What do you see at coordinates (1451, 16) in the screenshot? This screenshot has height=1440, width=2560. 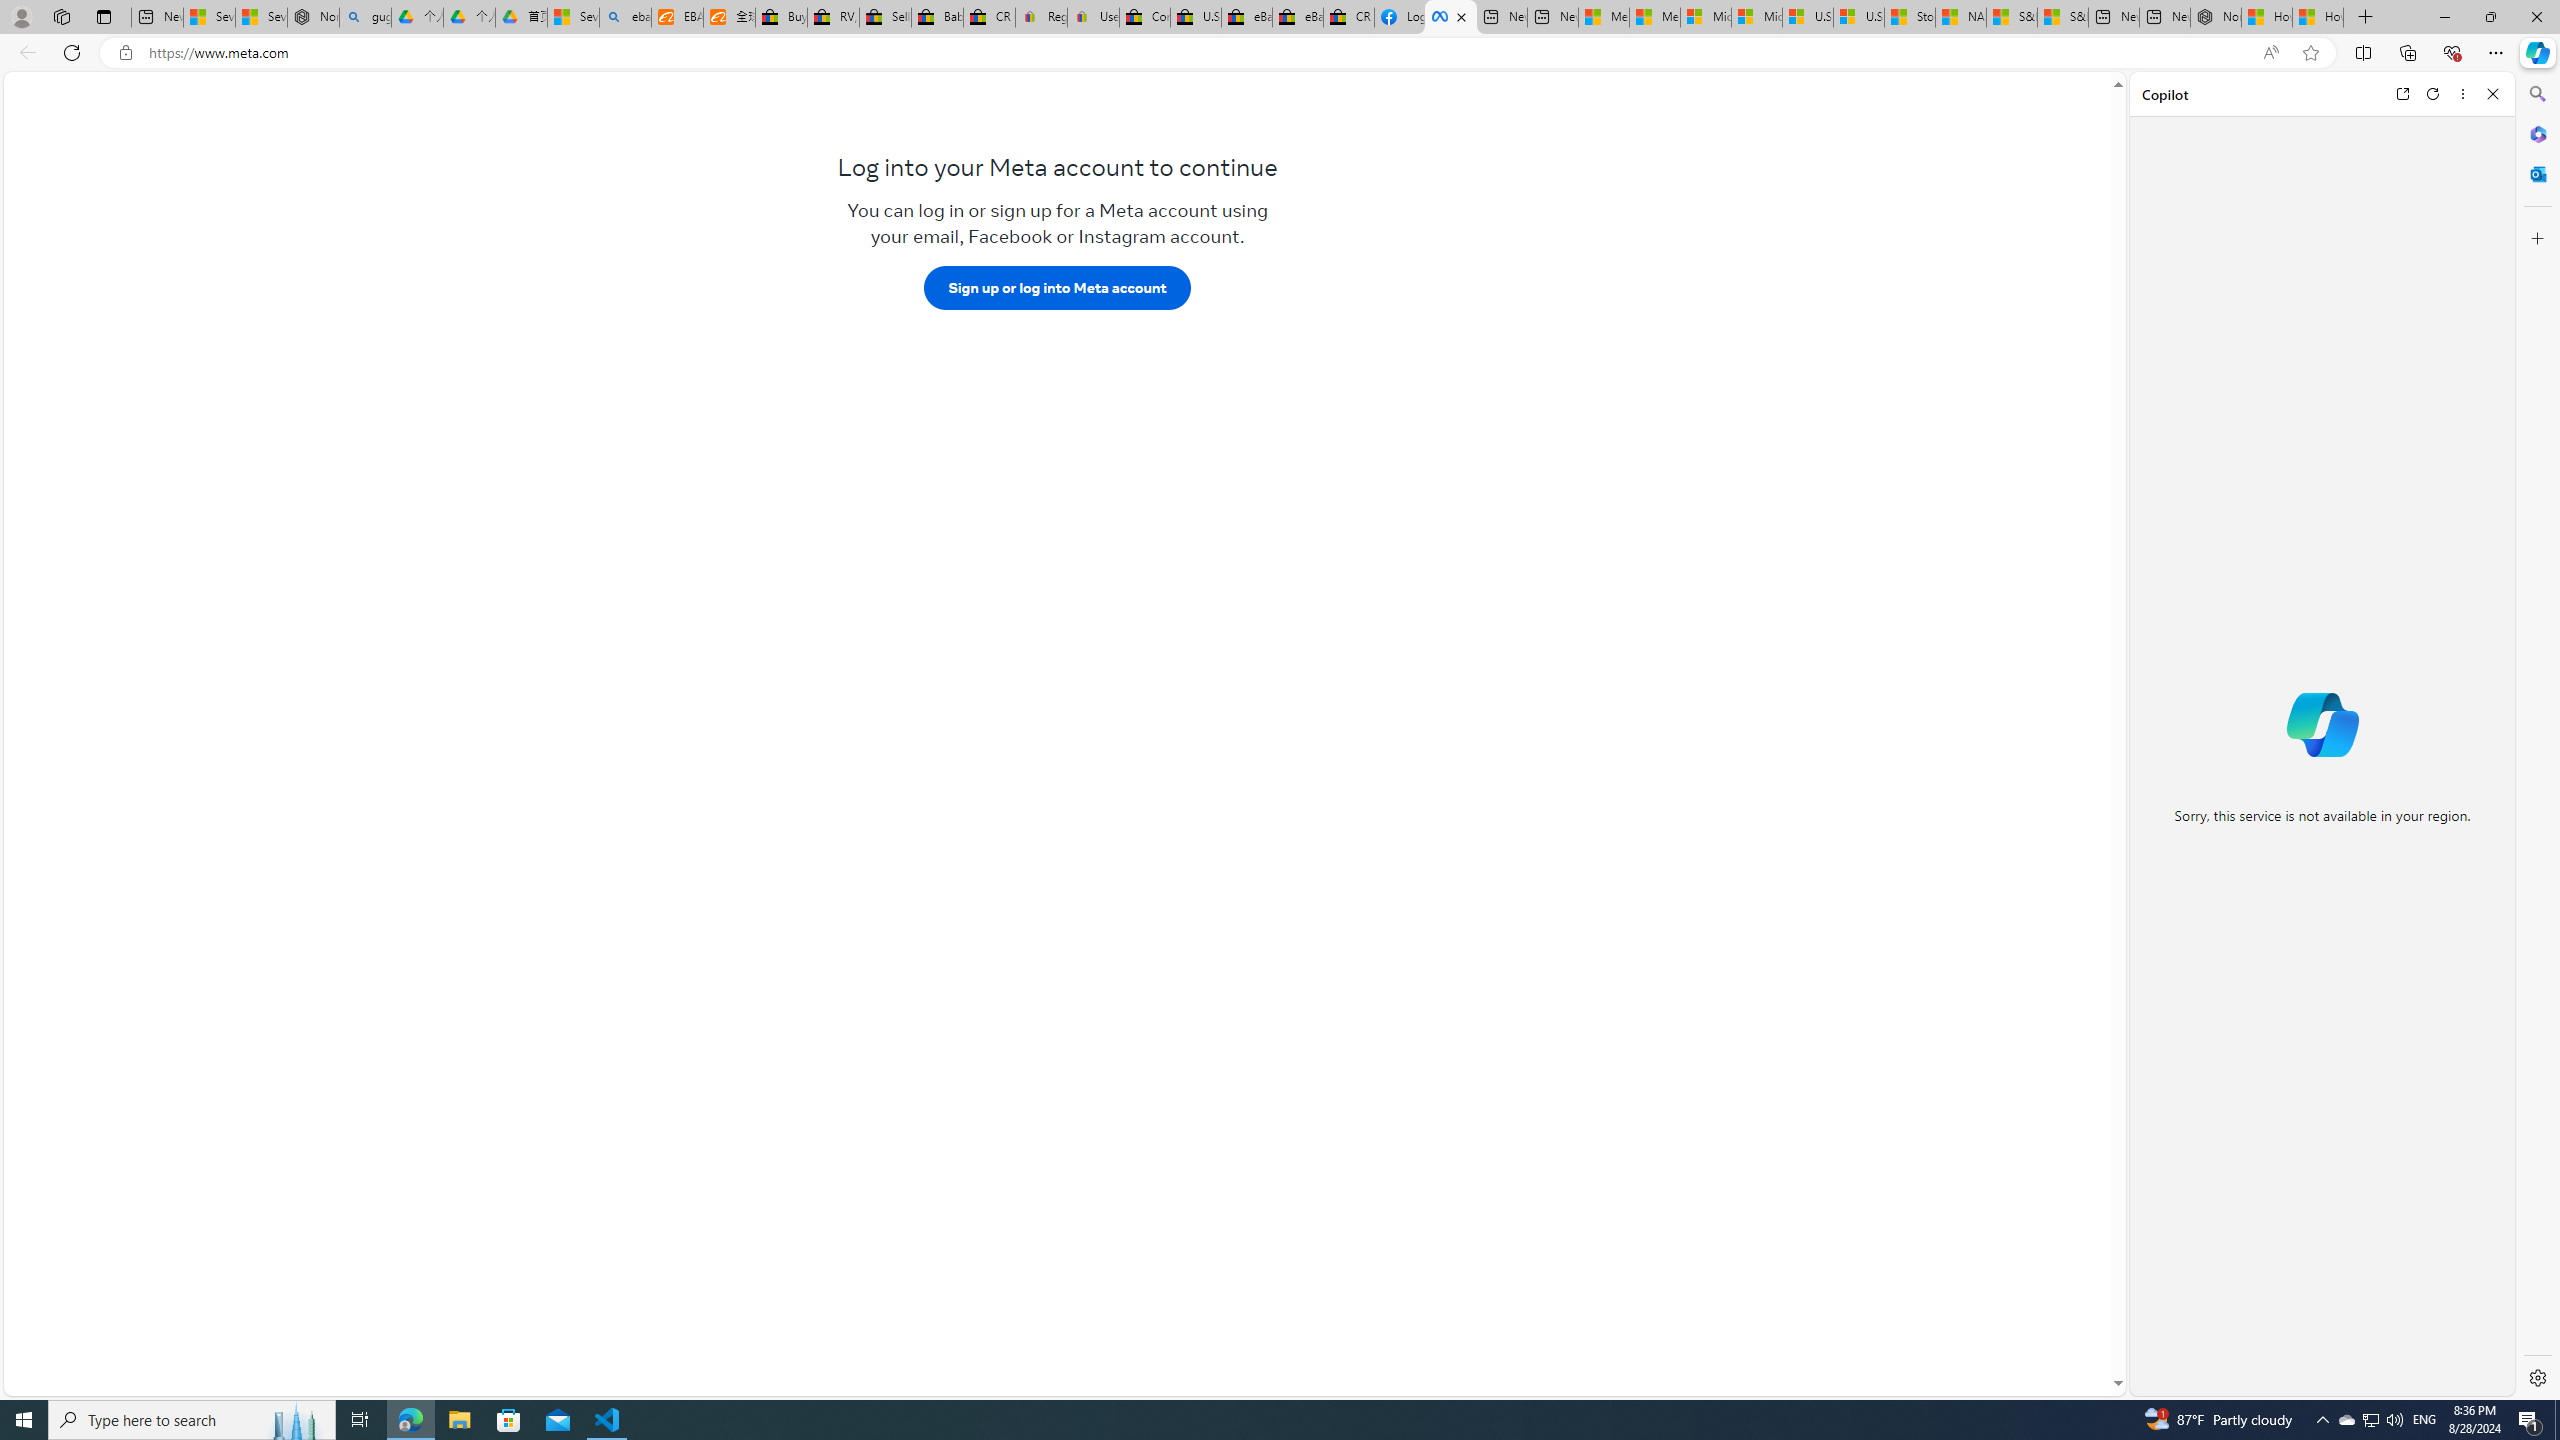 I see `'Meta Store'` at bounding box center [1451, 16].